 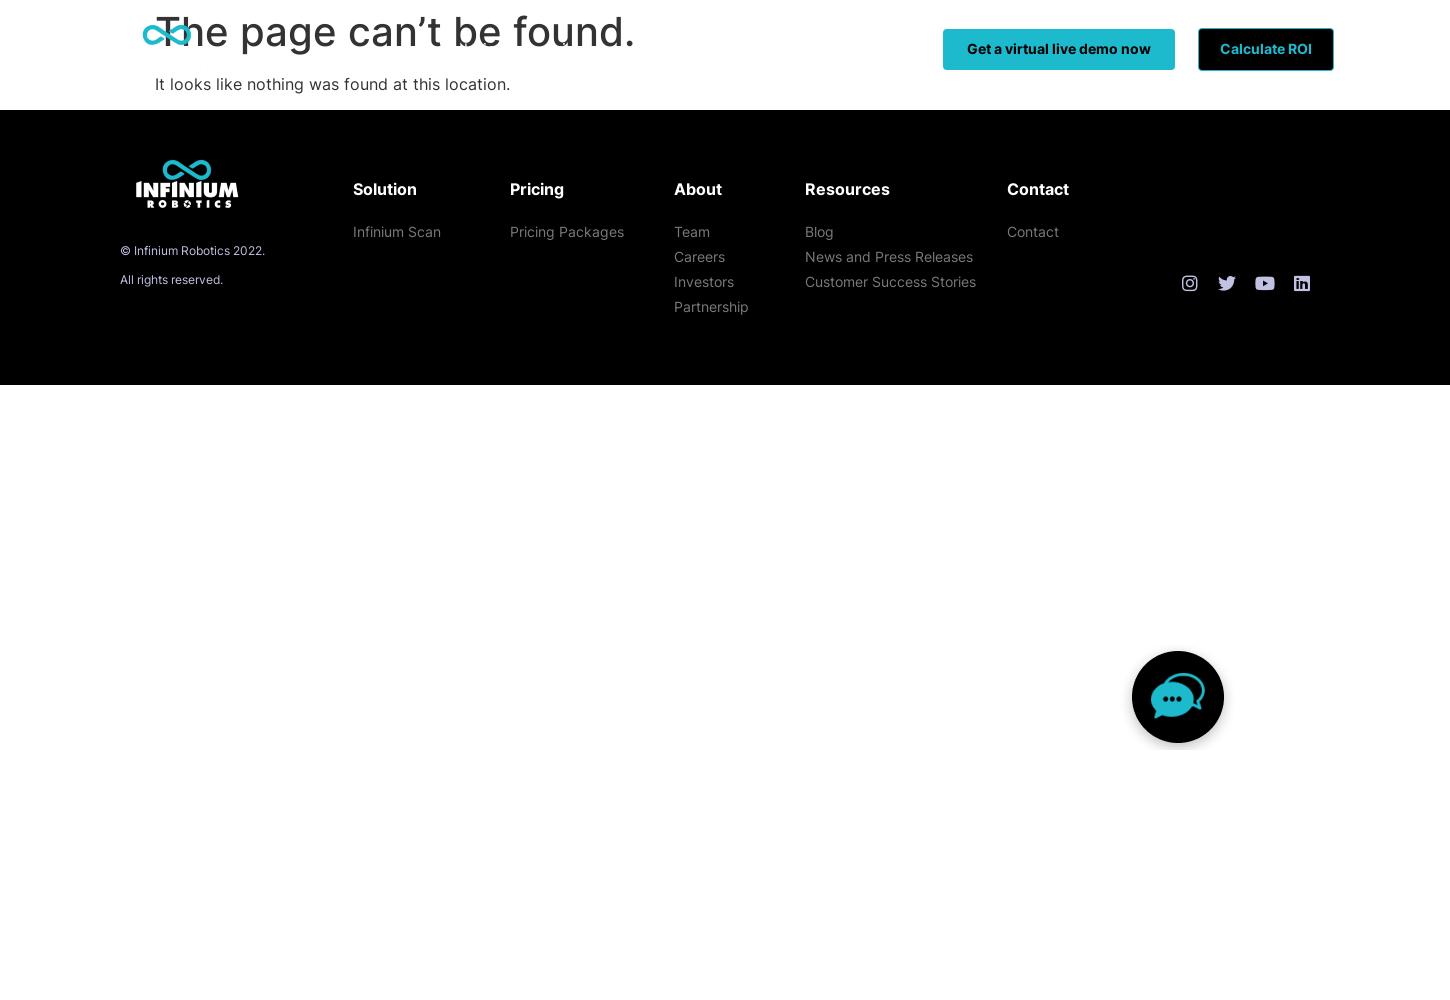 What do you see at coordinates (672, 305) in the screenshot?
I see `'Partnership'` at bounding box center [672, 305].